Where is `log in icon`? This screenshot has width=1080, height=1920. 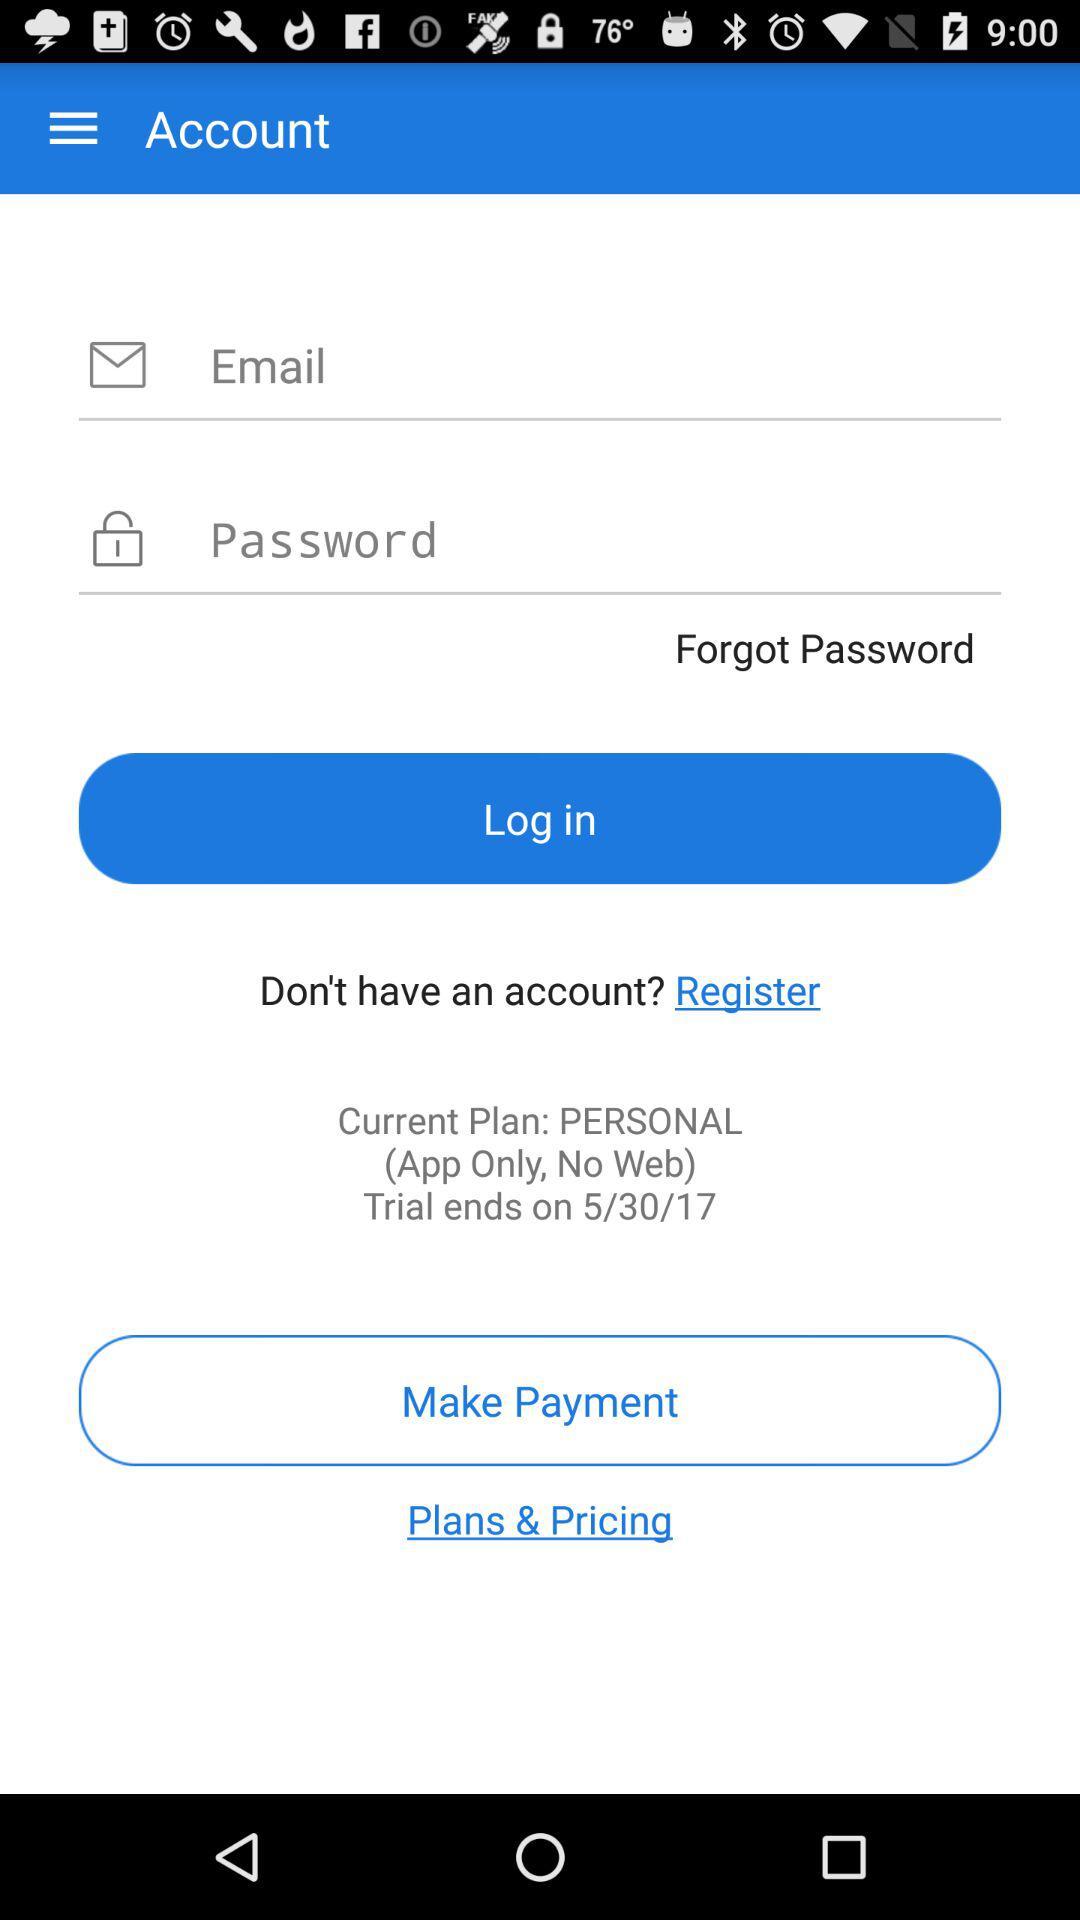 log in icon is located at coordinates (540, 818).